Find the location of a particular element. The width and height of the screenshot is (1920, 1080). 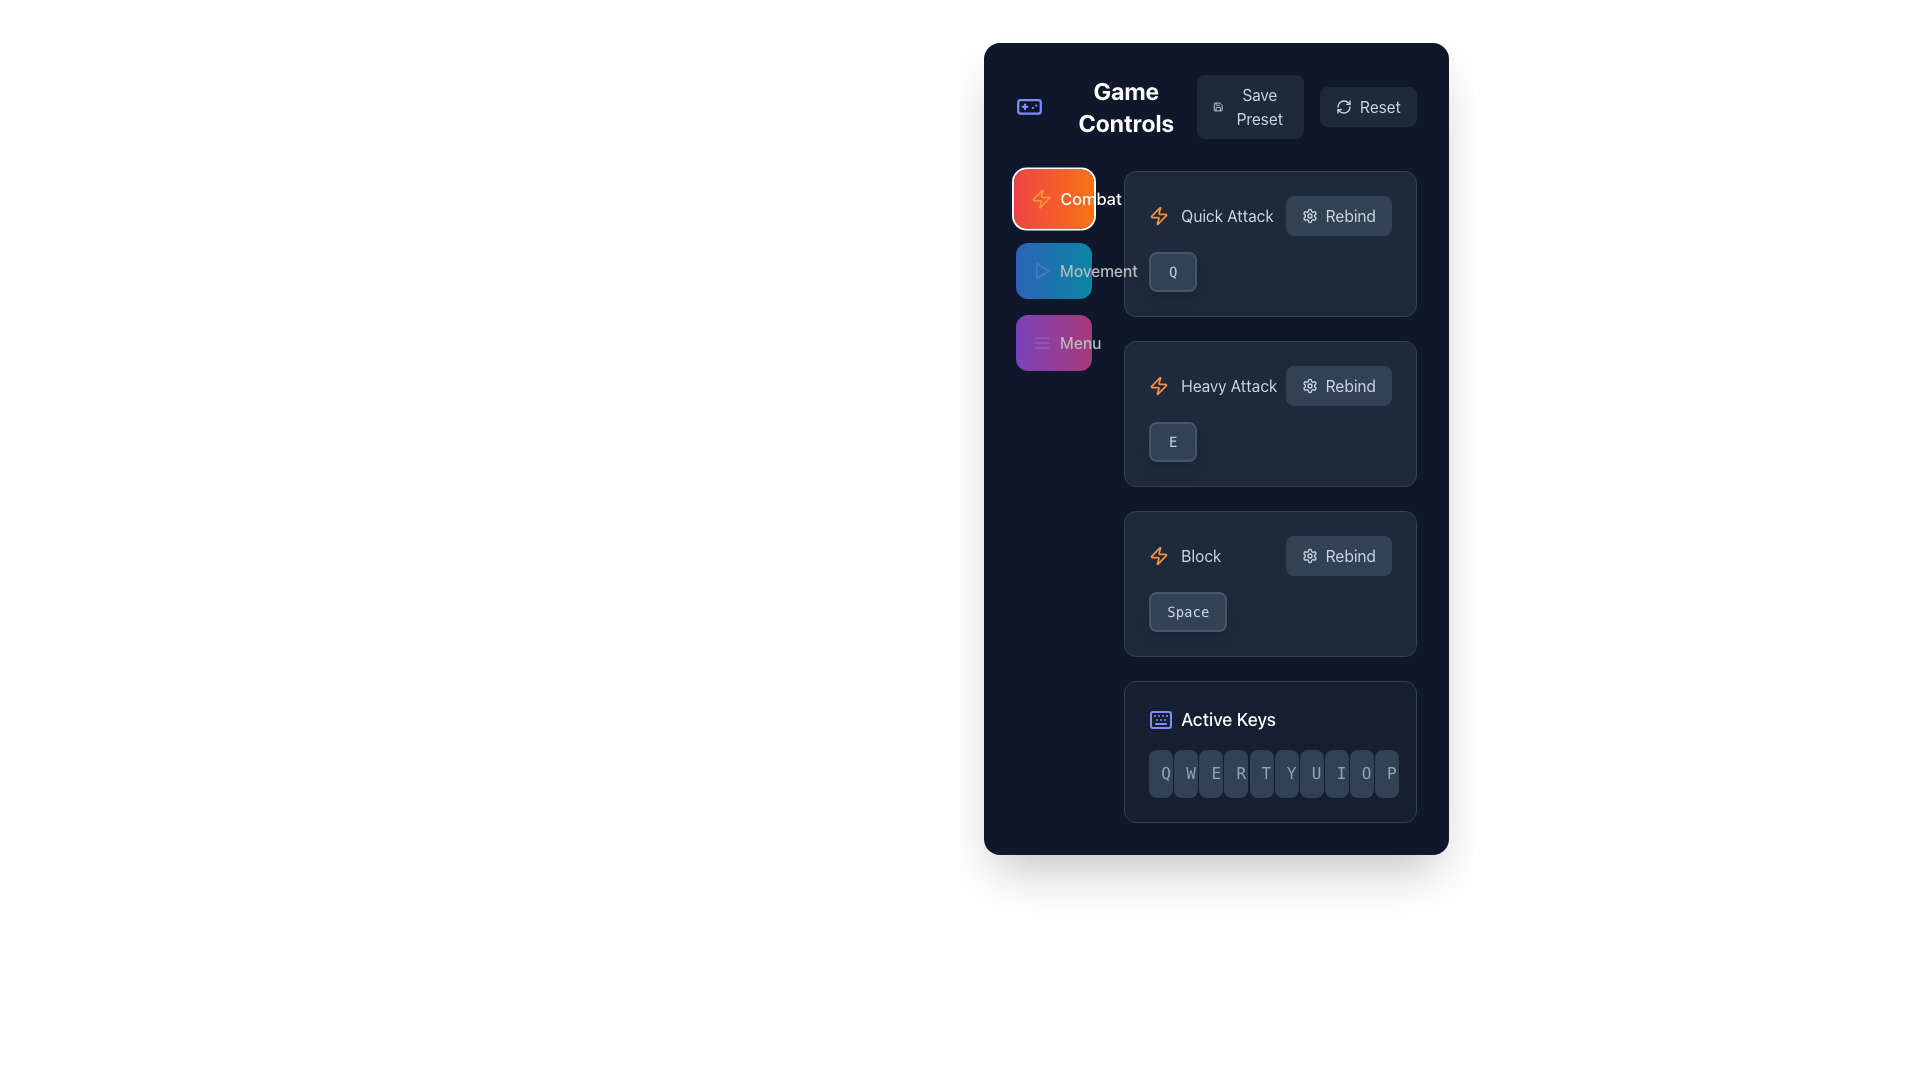

the 'Space' text label styled as a button, which has a dark slate-gray background and white text in a monospaced font, located in the 'Game Controls' interface is located at coordinates (1188, 611).